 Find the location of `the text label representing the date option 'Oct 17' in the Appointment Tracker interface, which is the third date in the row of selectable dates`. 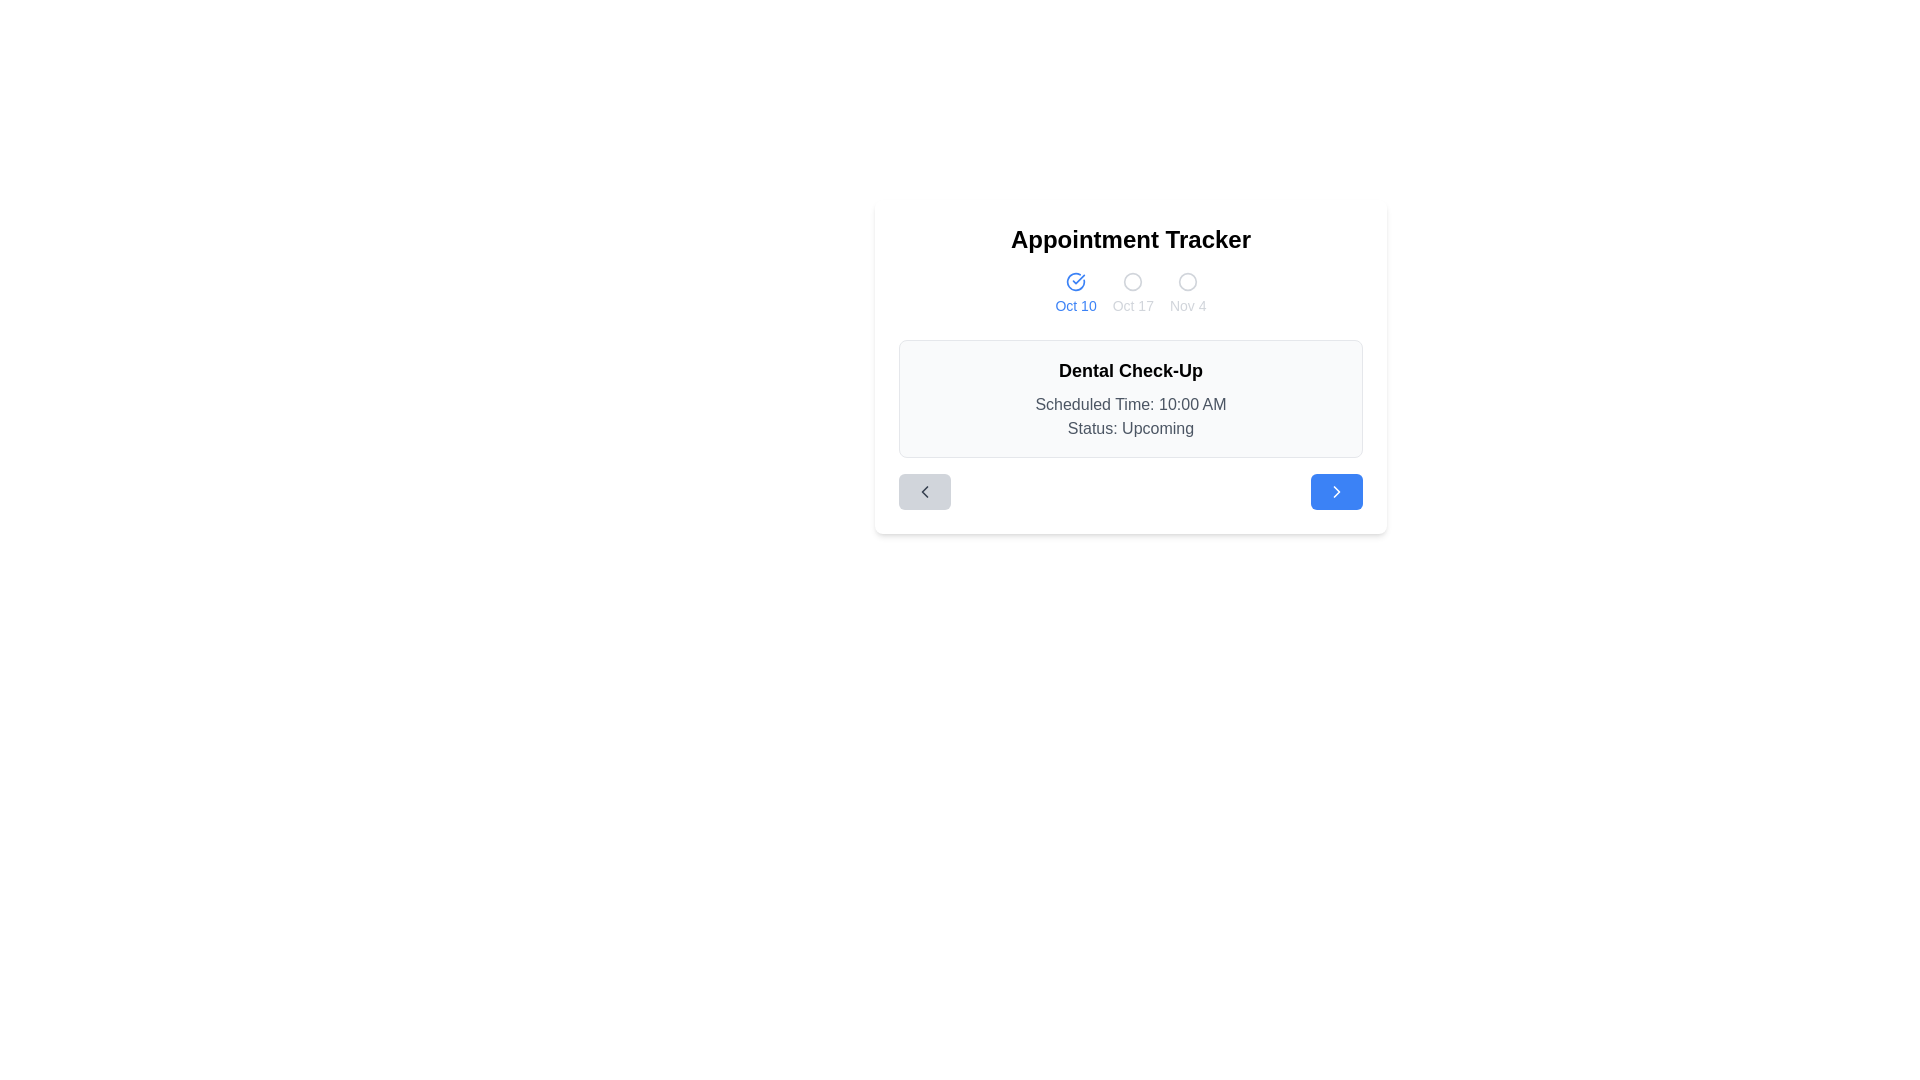

the text label representing the date option 'Oct 17' in the Appointment Tracker interface, which is the third date in the row of selectable dates is located at coordinates (1133, 305).